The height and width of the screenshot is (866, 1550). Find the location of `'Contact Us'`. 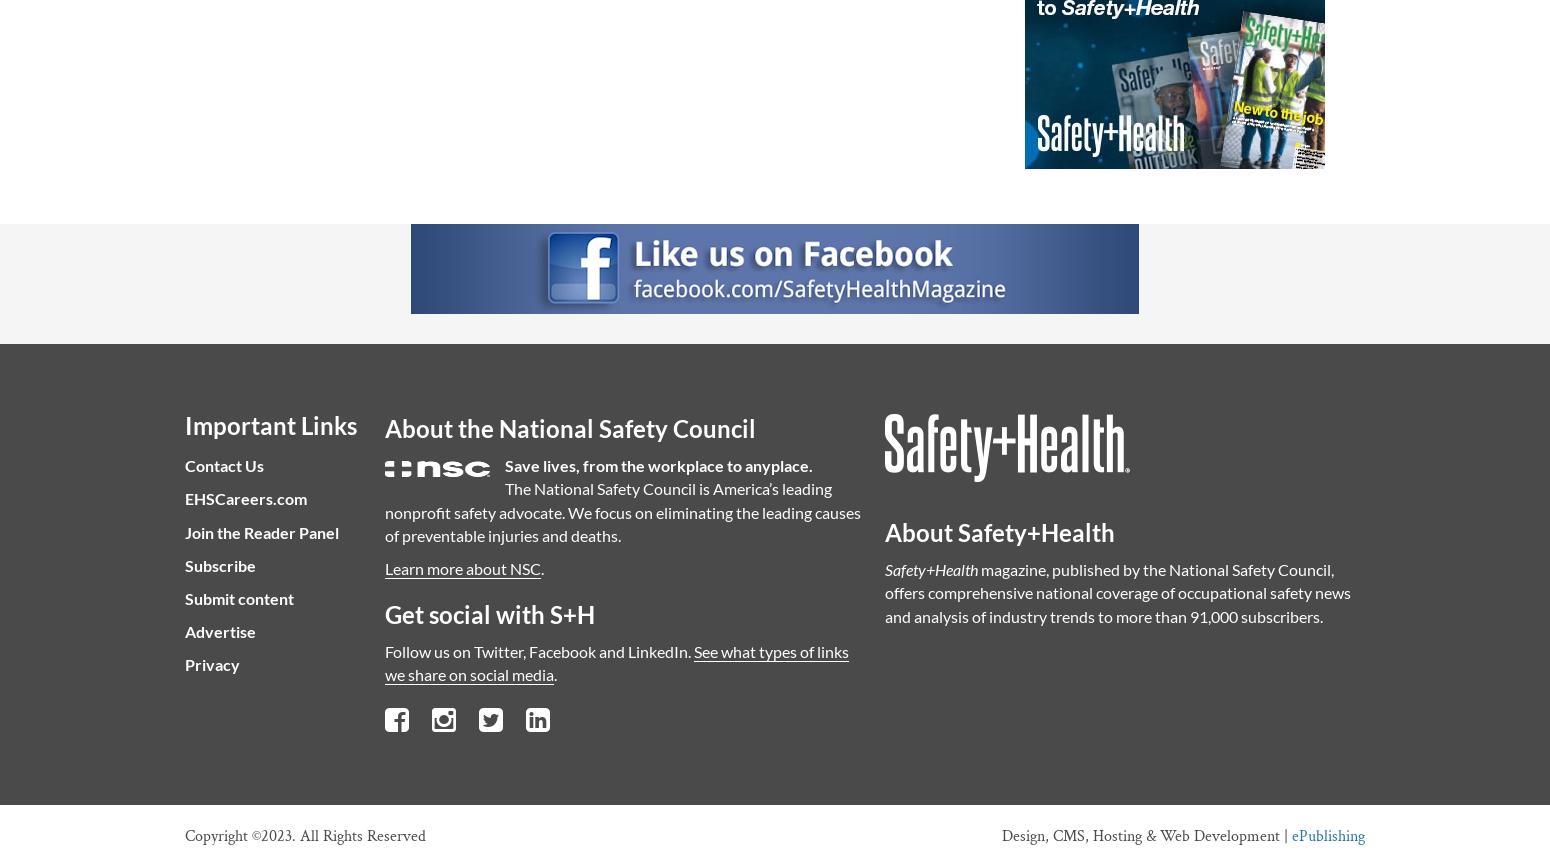

'Contact Us' is located at coordinates (223, 465).